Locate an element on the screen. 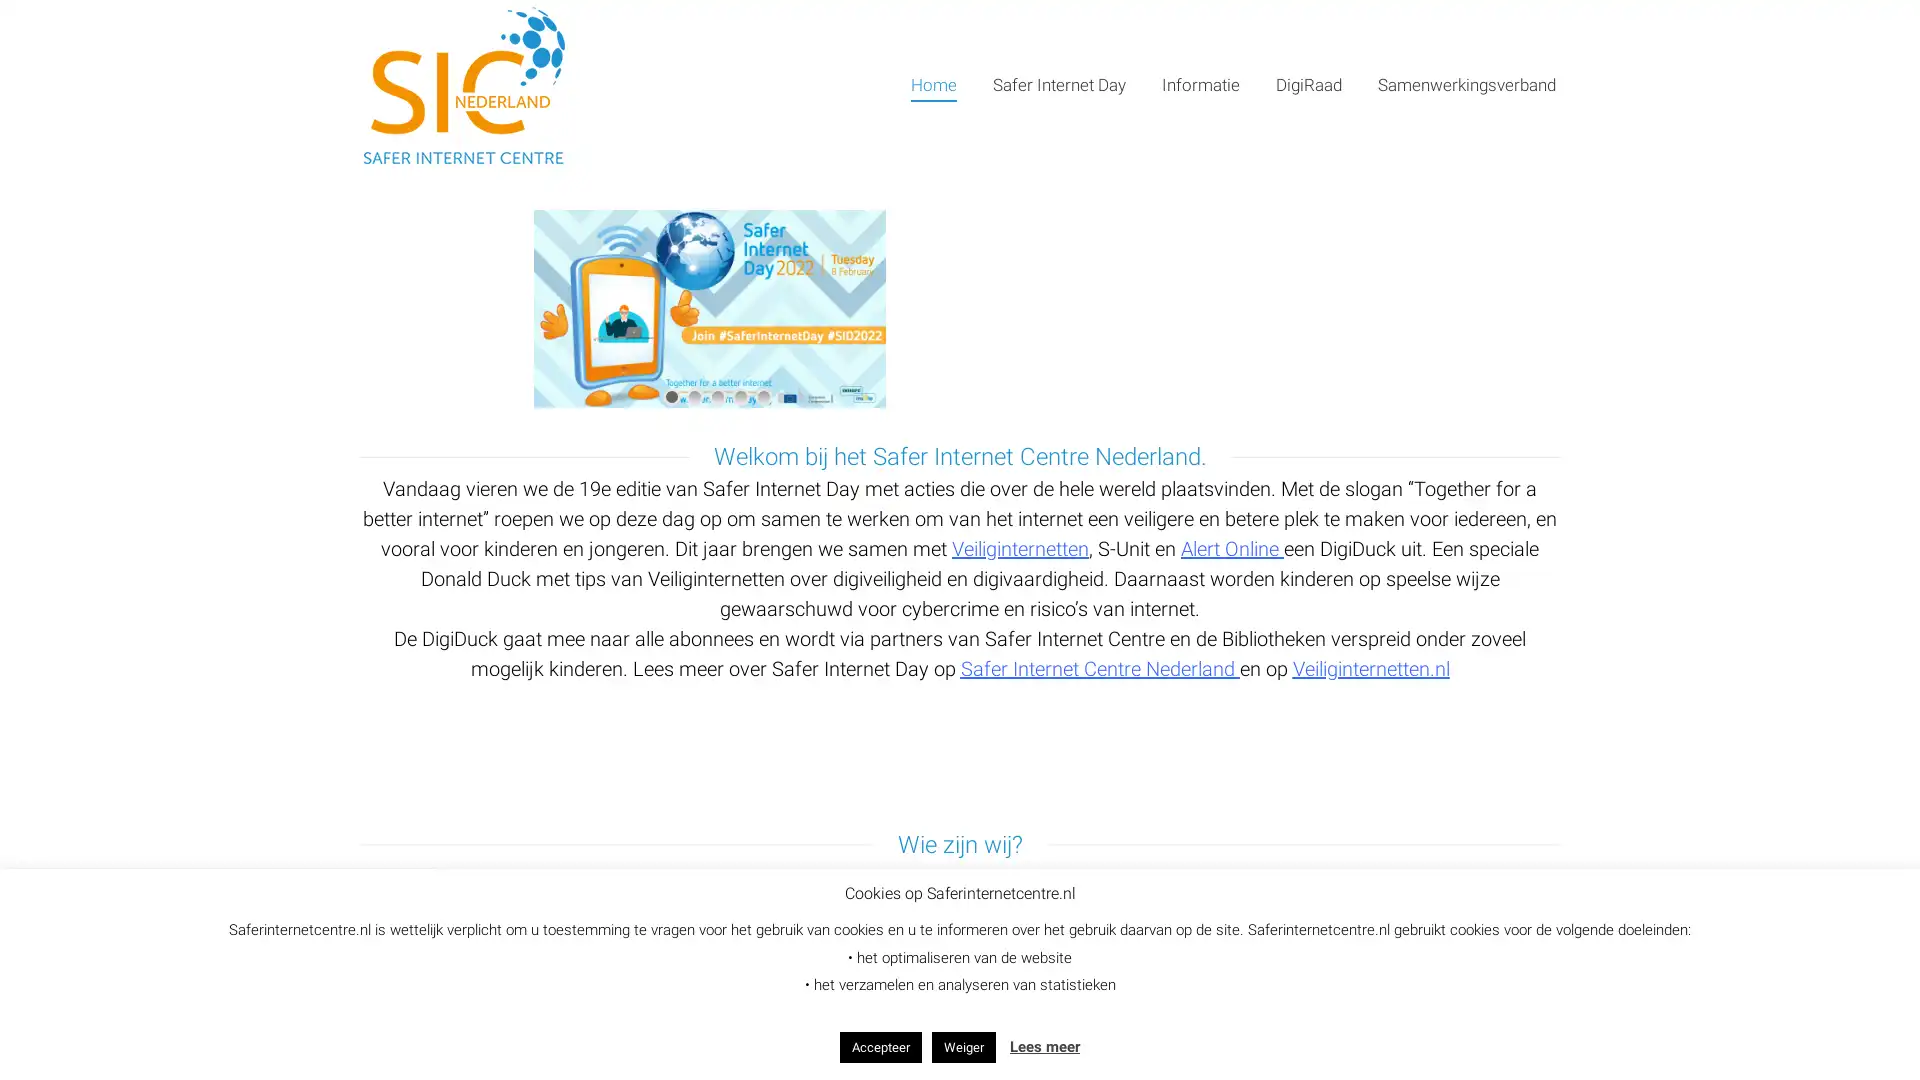 The width and height of the screenshot is (1920, 1080). Weiger is located at coordinates (964, 1046).